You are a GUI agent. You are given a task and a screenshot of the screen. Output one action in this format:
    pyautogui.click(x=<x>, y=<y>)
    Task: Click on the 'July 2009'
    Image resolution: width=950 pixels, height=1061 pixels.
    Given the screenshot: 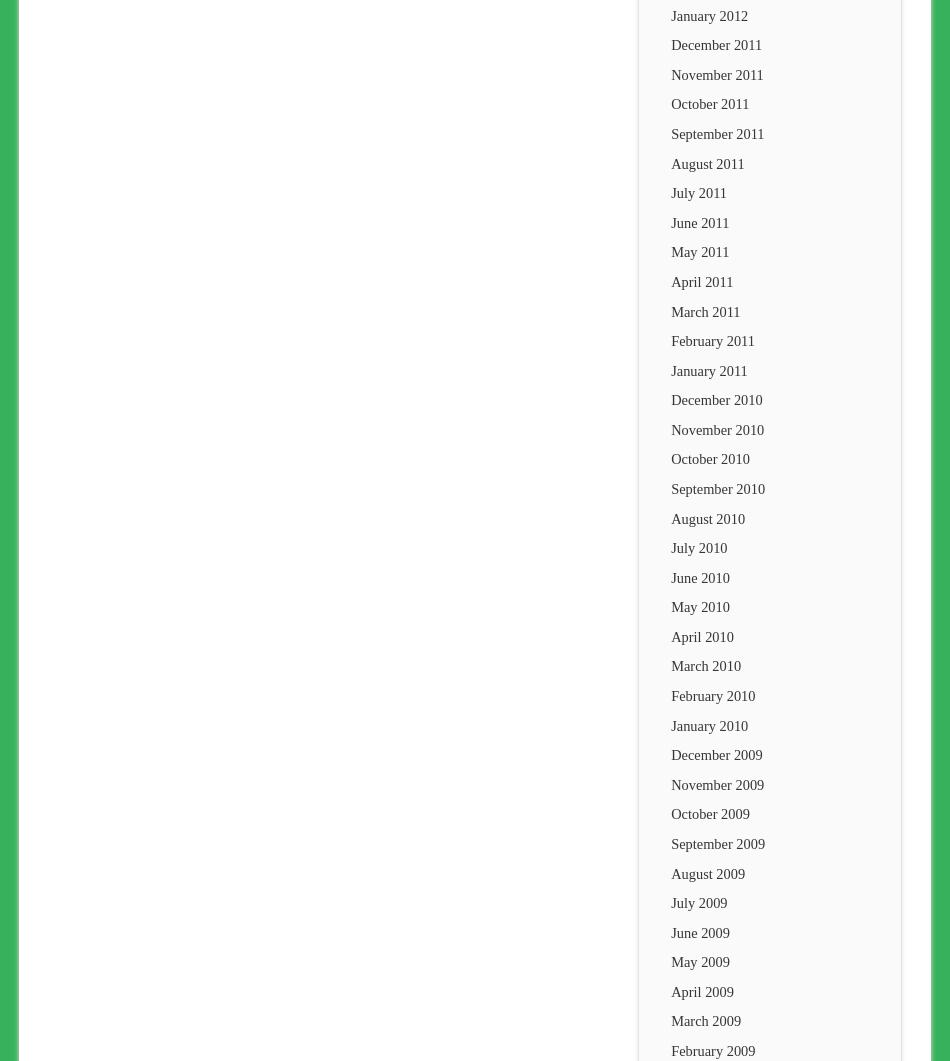 What is the action you would take?
    pyautogui.click(x=699, y=902)
    